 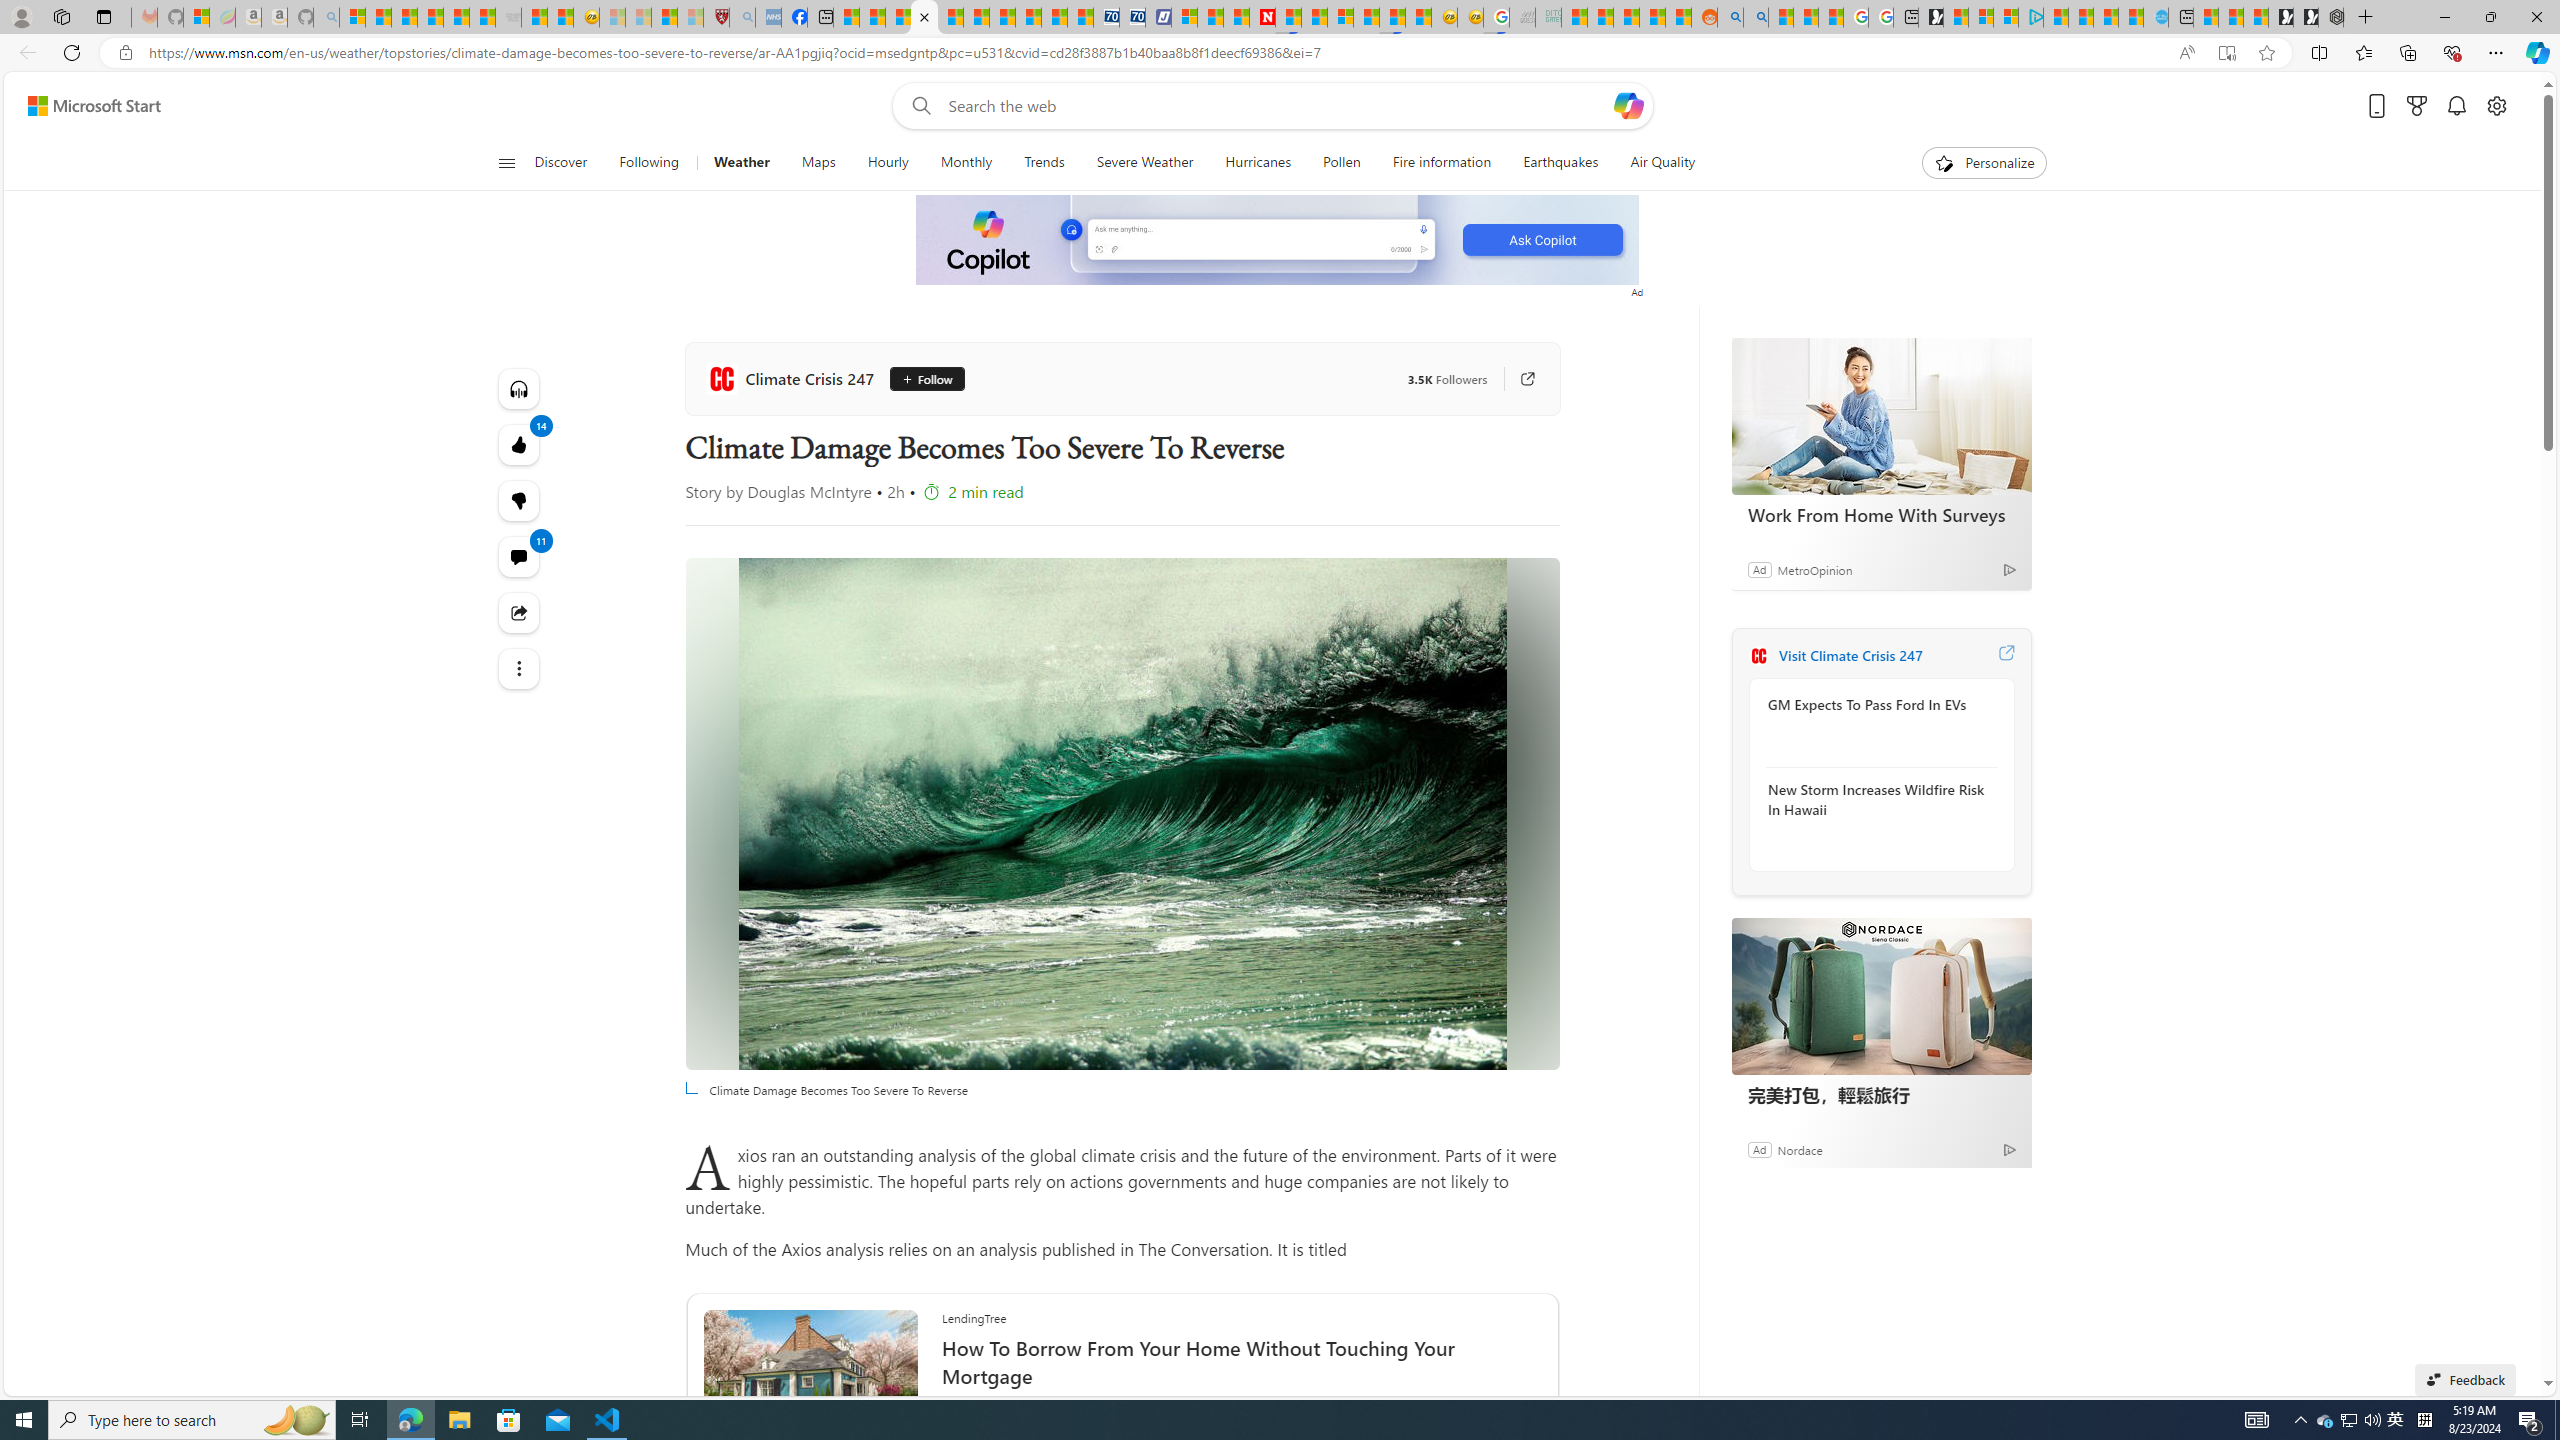 What do you see at coordinates (819, 162) in the screenshot?
I see `'Maps'` at bounding box center [819, 162].